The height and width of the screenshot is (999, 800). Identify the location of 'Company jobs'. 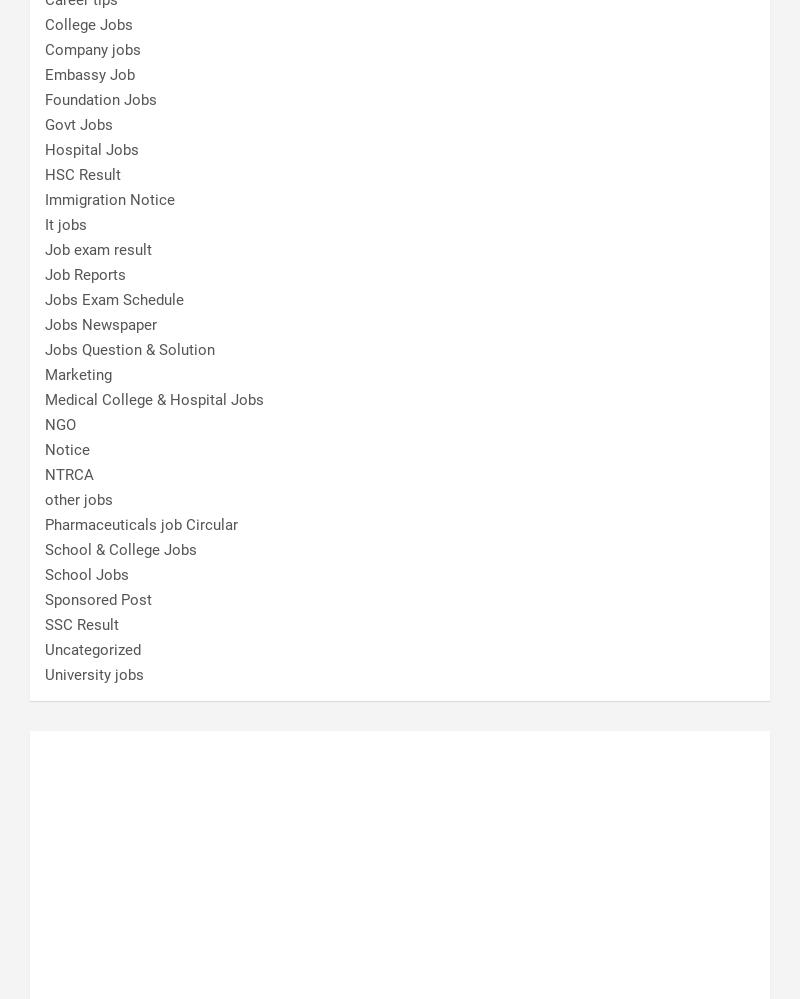
(92, 48).